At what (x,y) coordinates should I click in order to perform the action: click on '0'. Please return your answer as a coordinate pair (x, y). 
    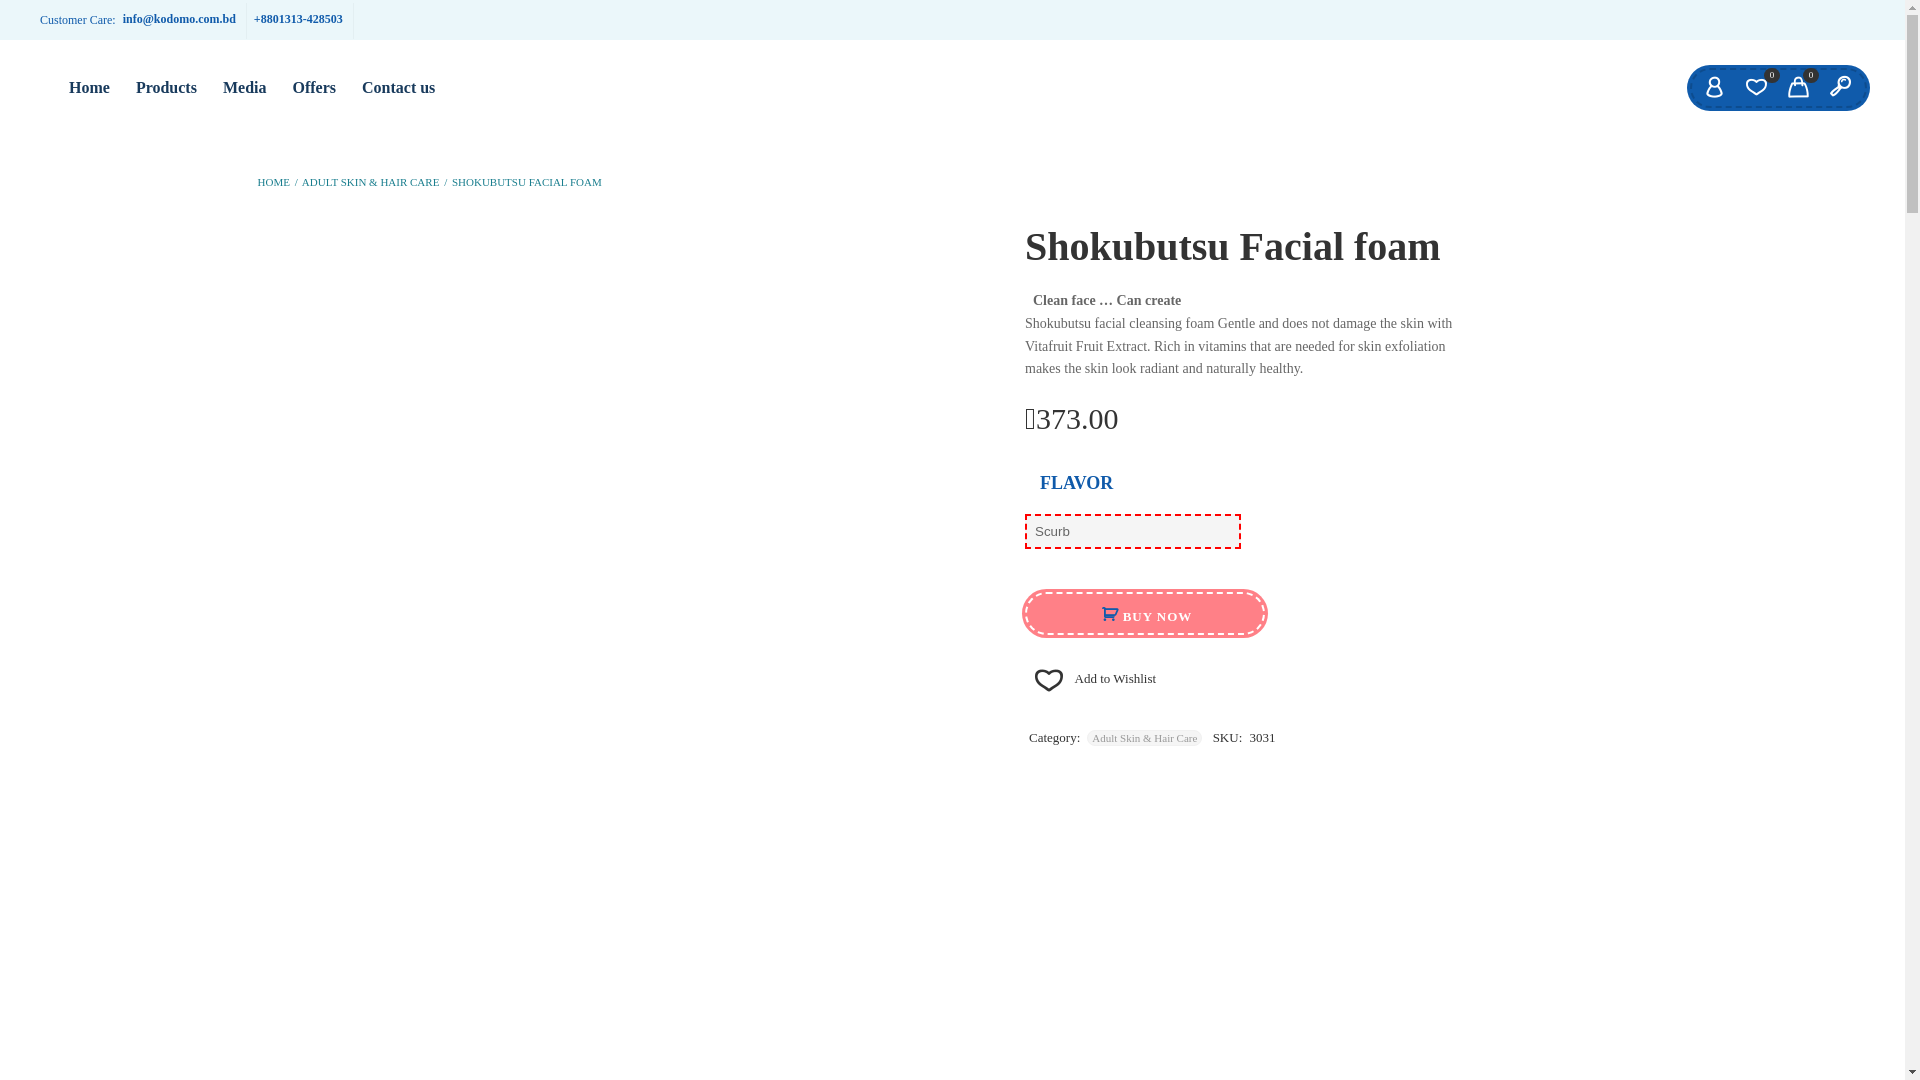
    Looking at the image, I should click on (1755, 87).